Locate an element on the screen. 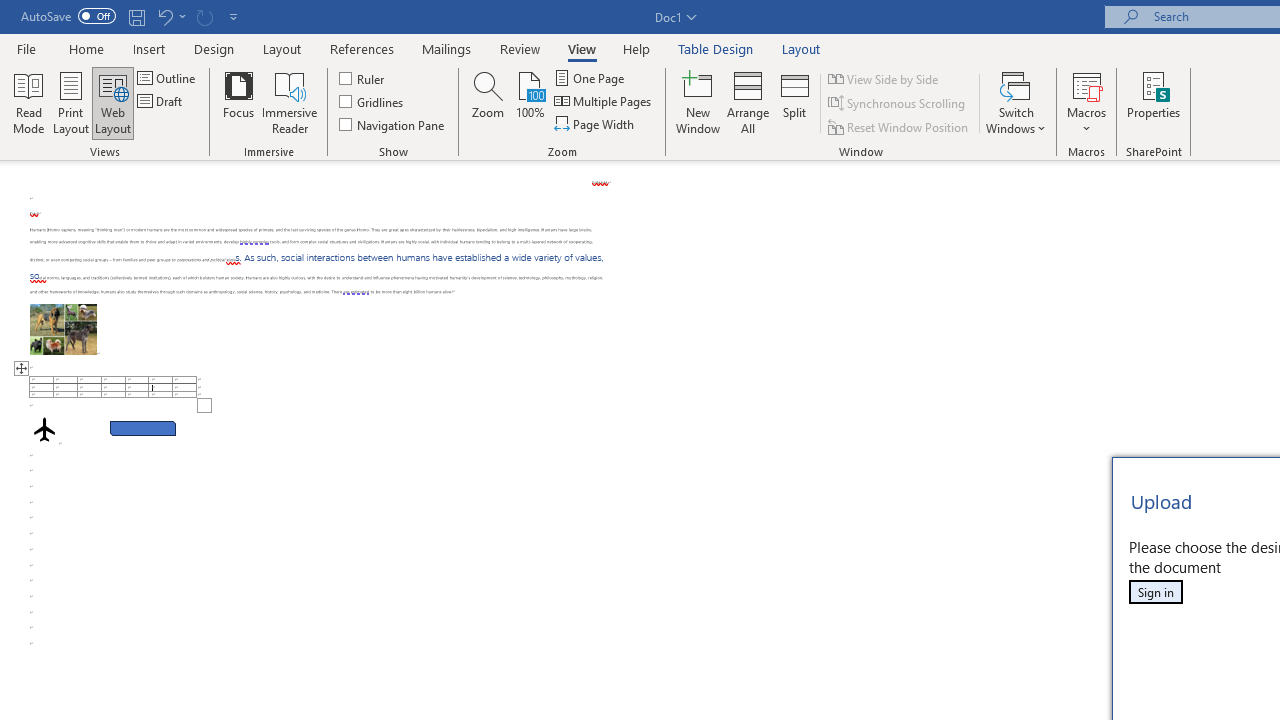 Image resolution: width=1280 pixels, height=720 pixels. 'Macros' is located at coordinates (1085, 103).